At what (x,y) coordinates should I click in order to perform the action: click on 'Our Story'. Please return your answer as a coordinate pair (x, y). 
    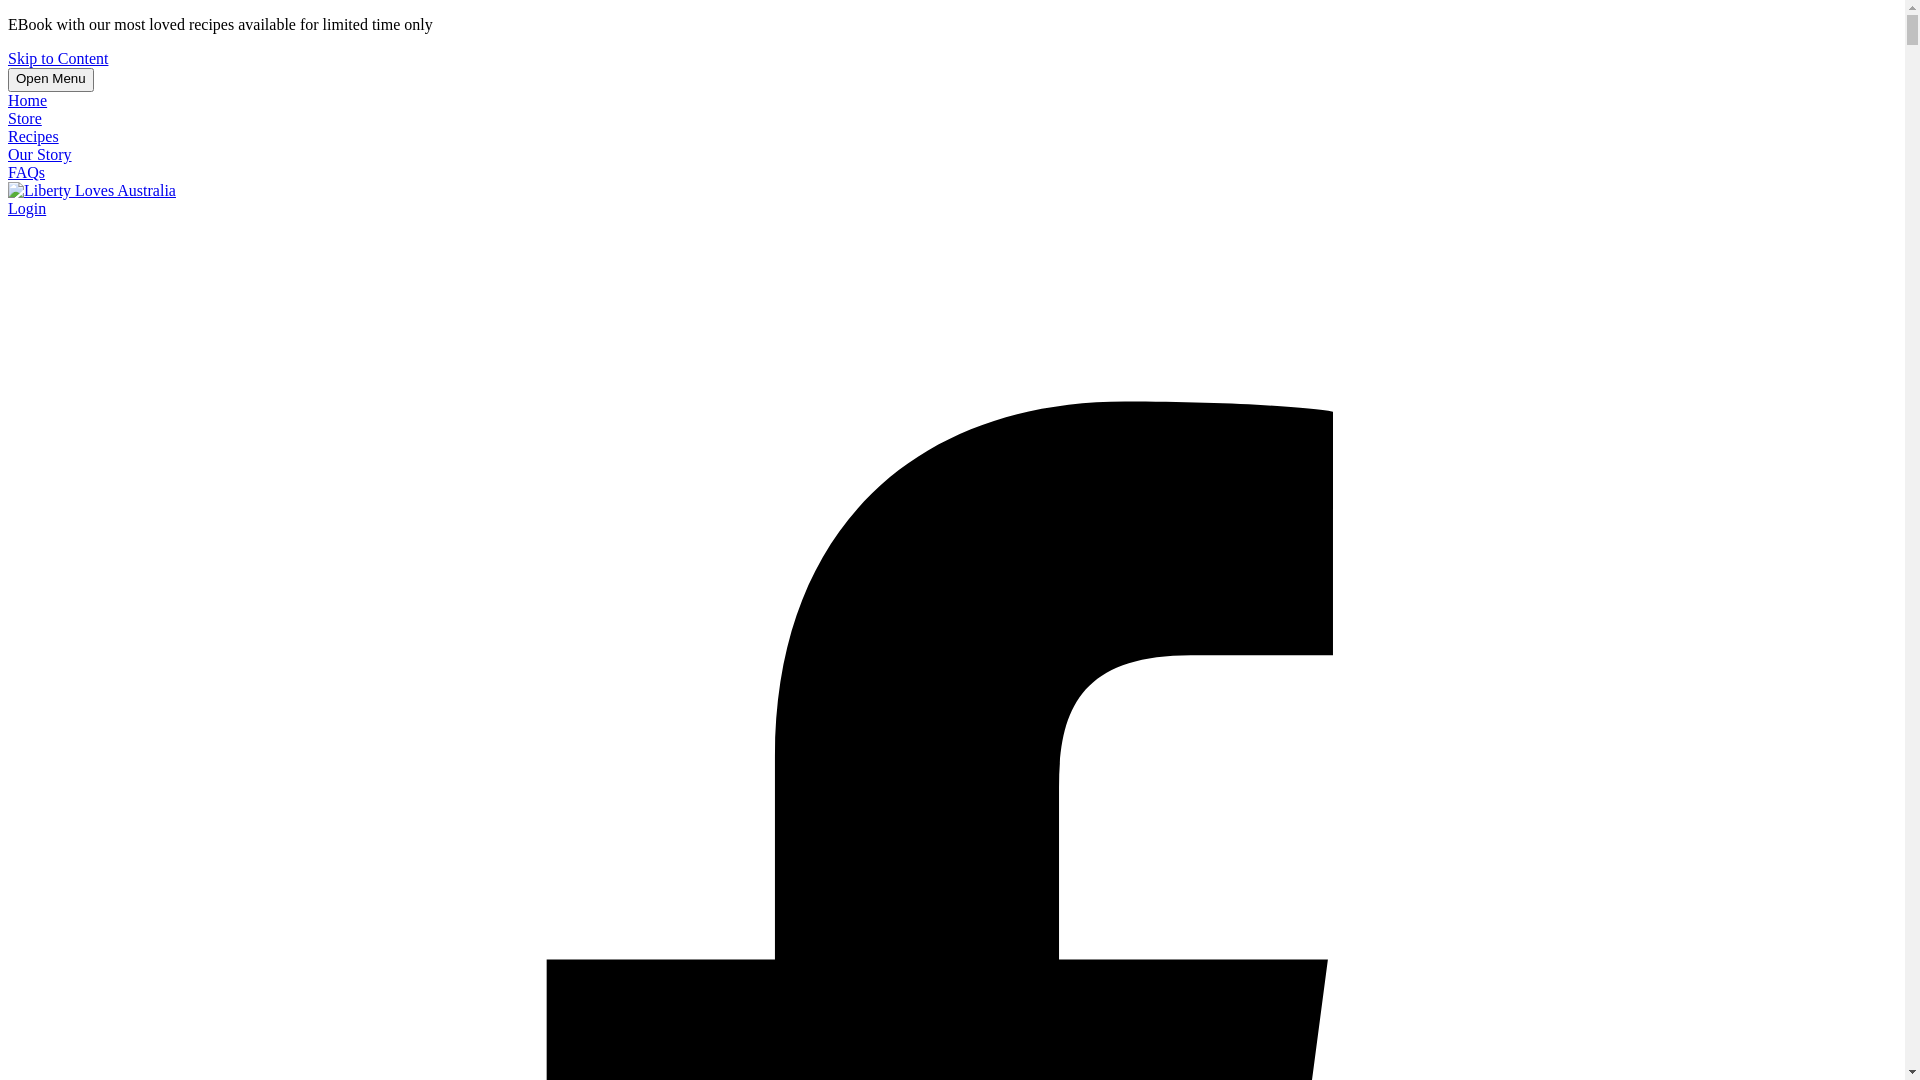
    Looking at the image, I should click on (39, 153).